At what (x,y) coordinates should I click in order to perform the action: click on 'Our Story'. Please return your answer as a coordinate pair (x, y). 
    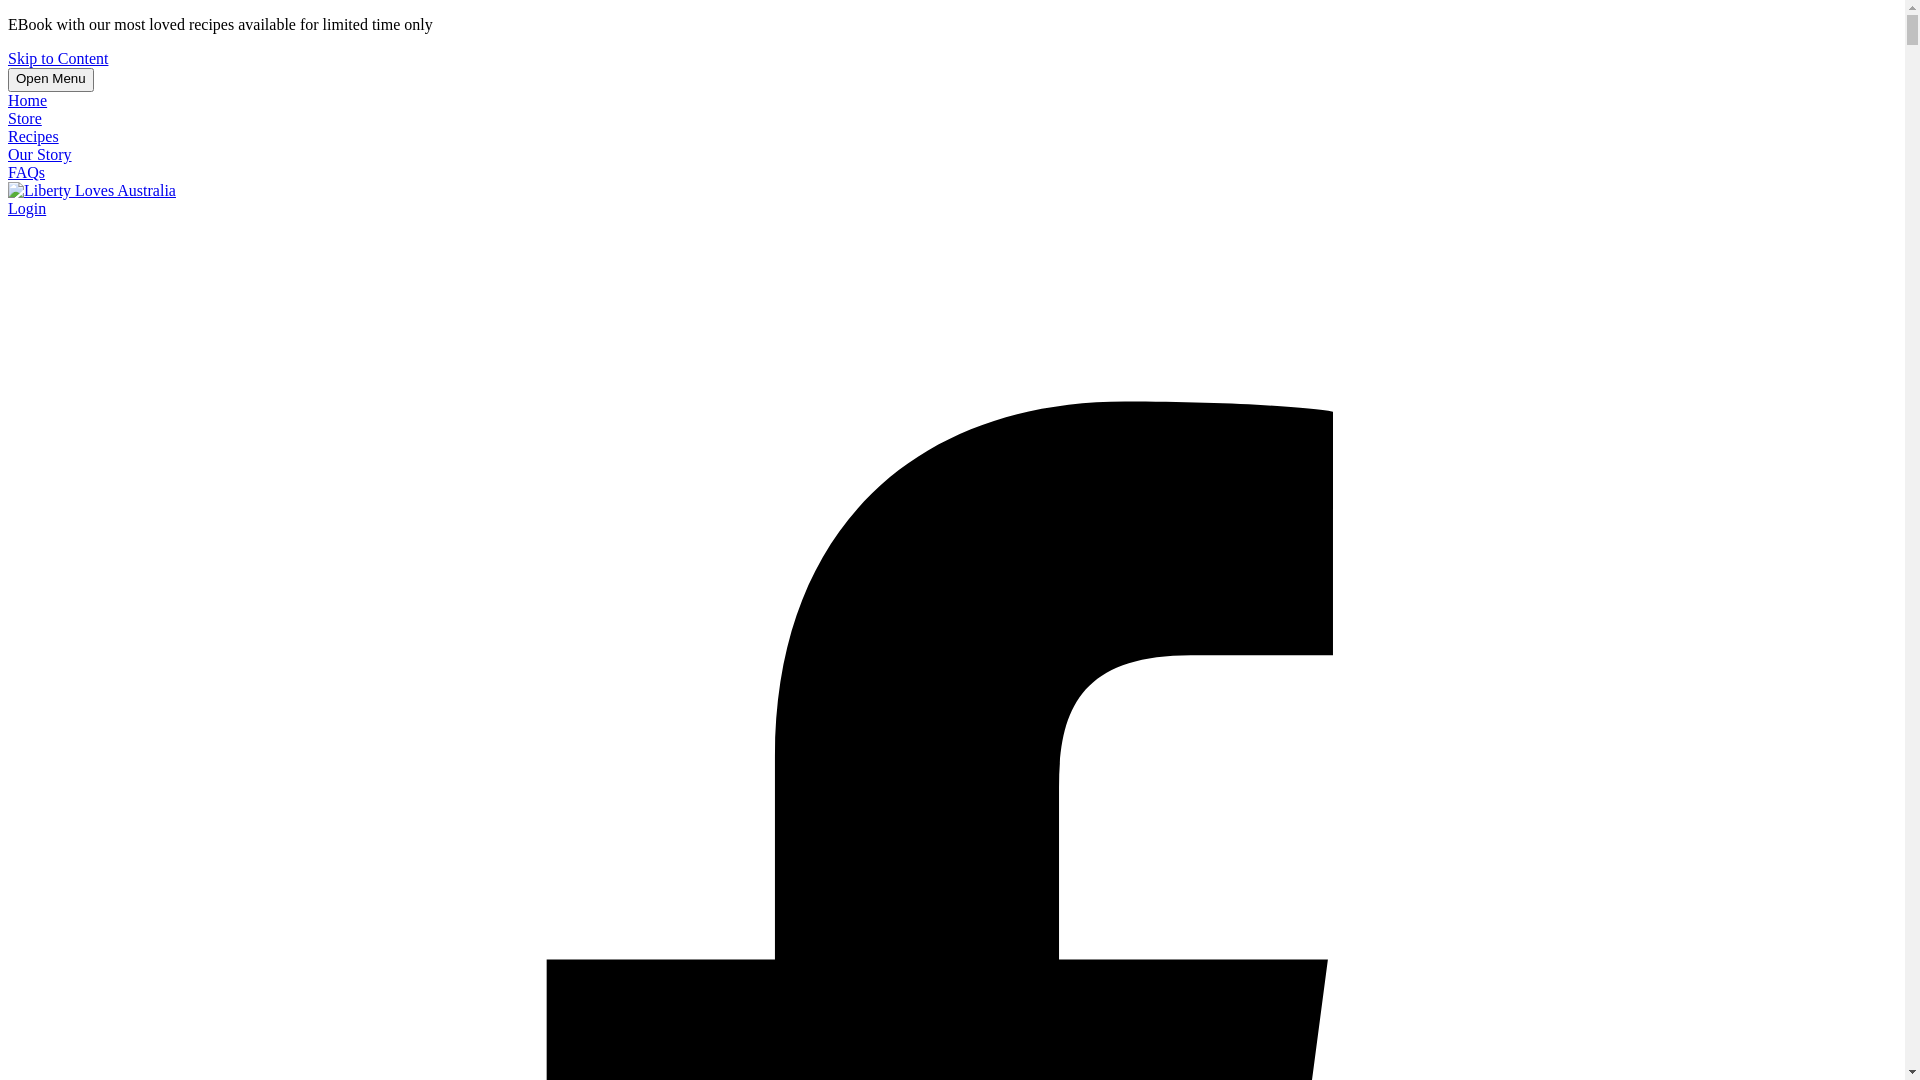
    Looking at the image, I should click on (39, 153).